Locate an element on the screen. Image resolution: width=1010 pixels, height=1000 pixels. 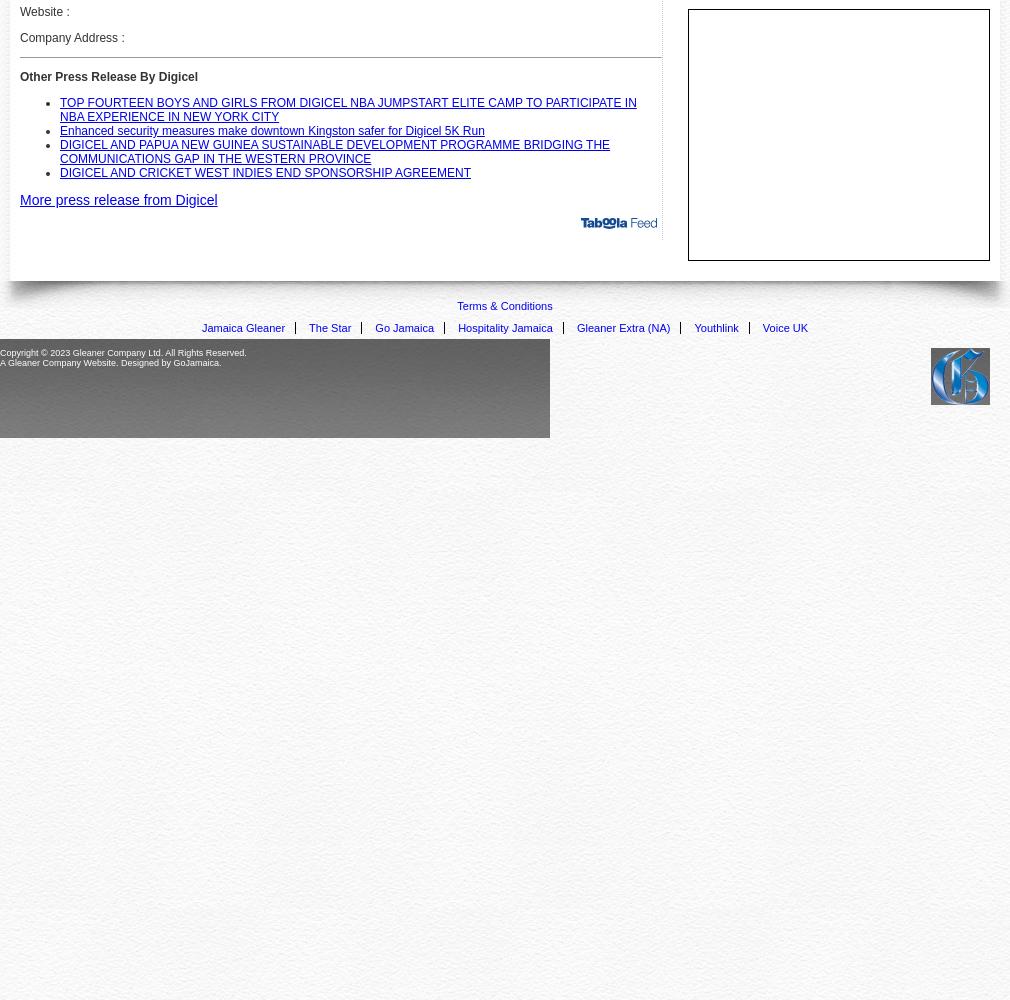
'Copyright © 2023  Gleaner Company Ltd. All Rights Reserved.' is located at coordinates (122, 352).